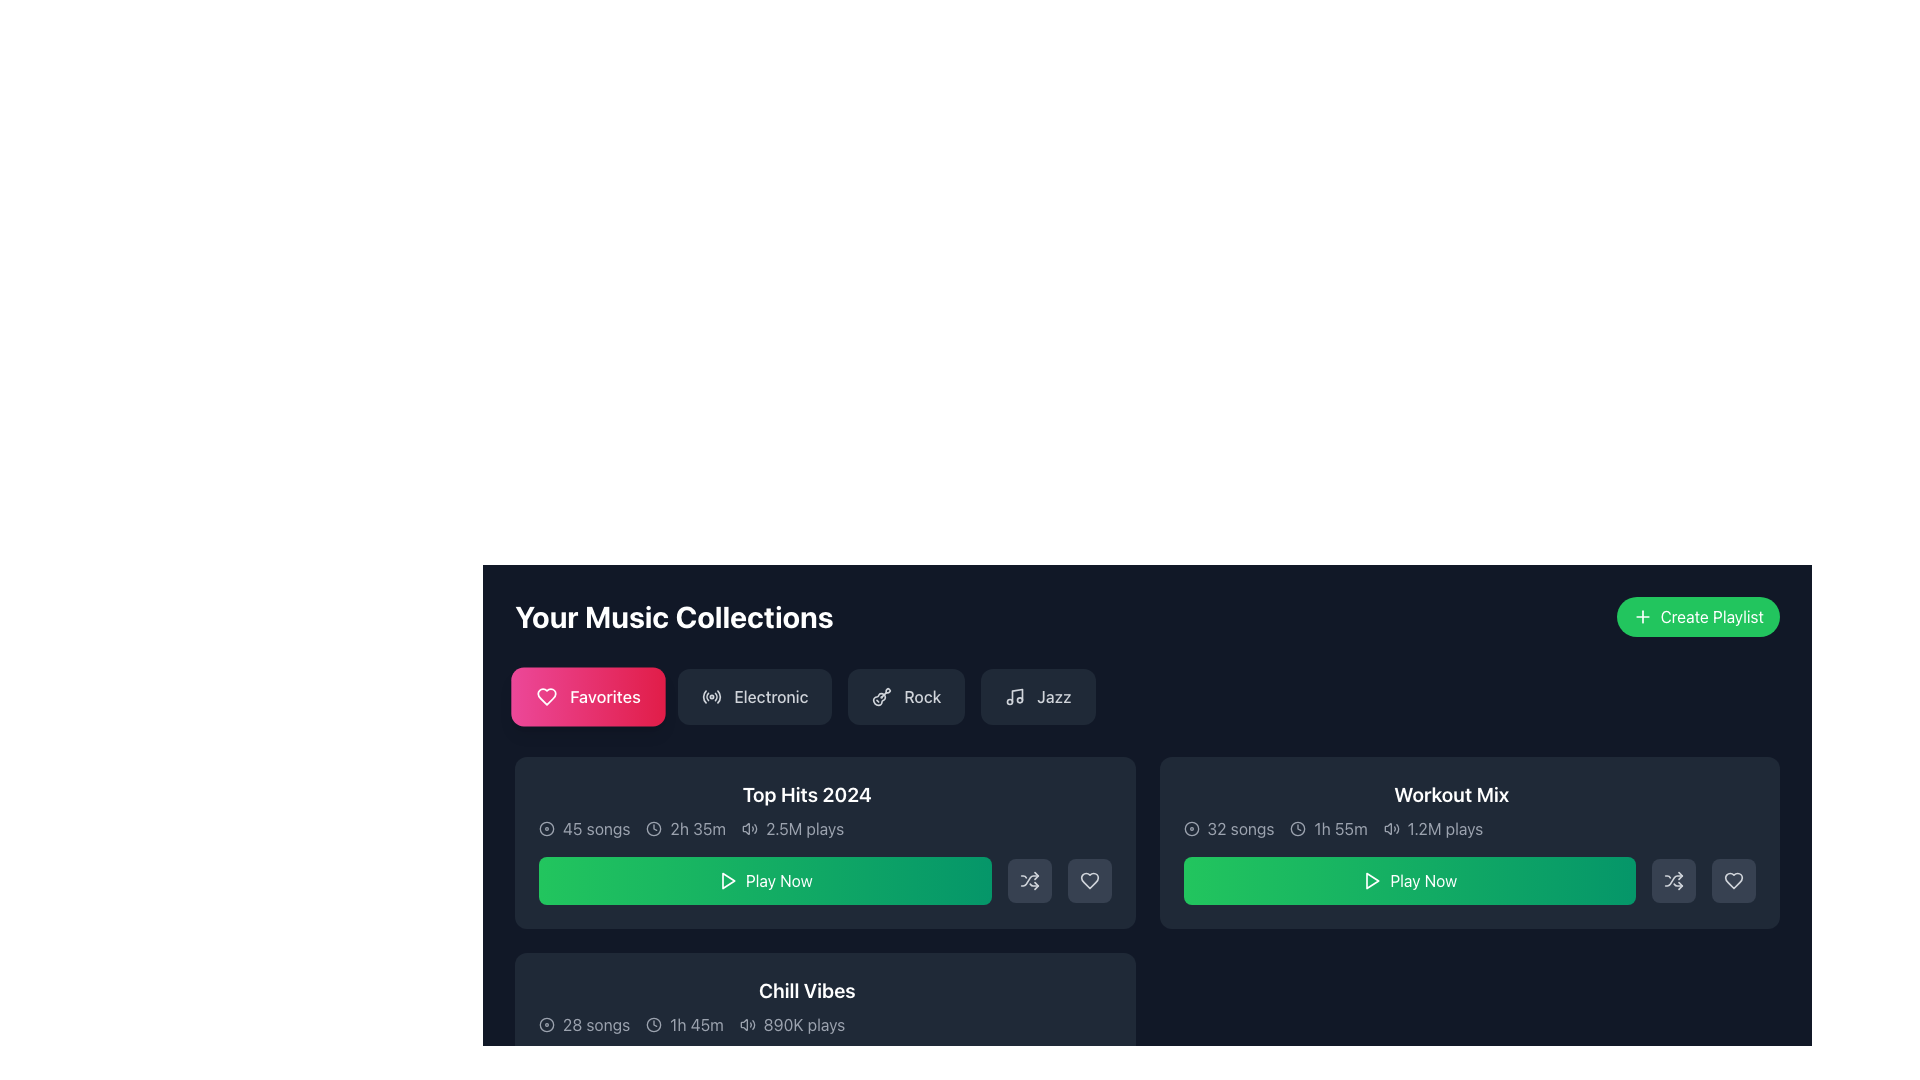 The image size is (1920, 1080). I want to click on the 'Favorites' button, which is a rectangular button with a gradient background featuring a white heart icon and the text 'Favorites' in white, located beneath the heading 'Your Music Collections', so click(587, 696).